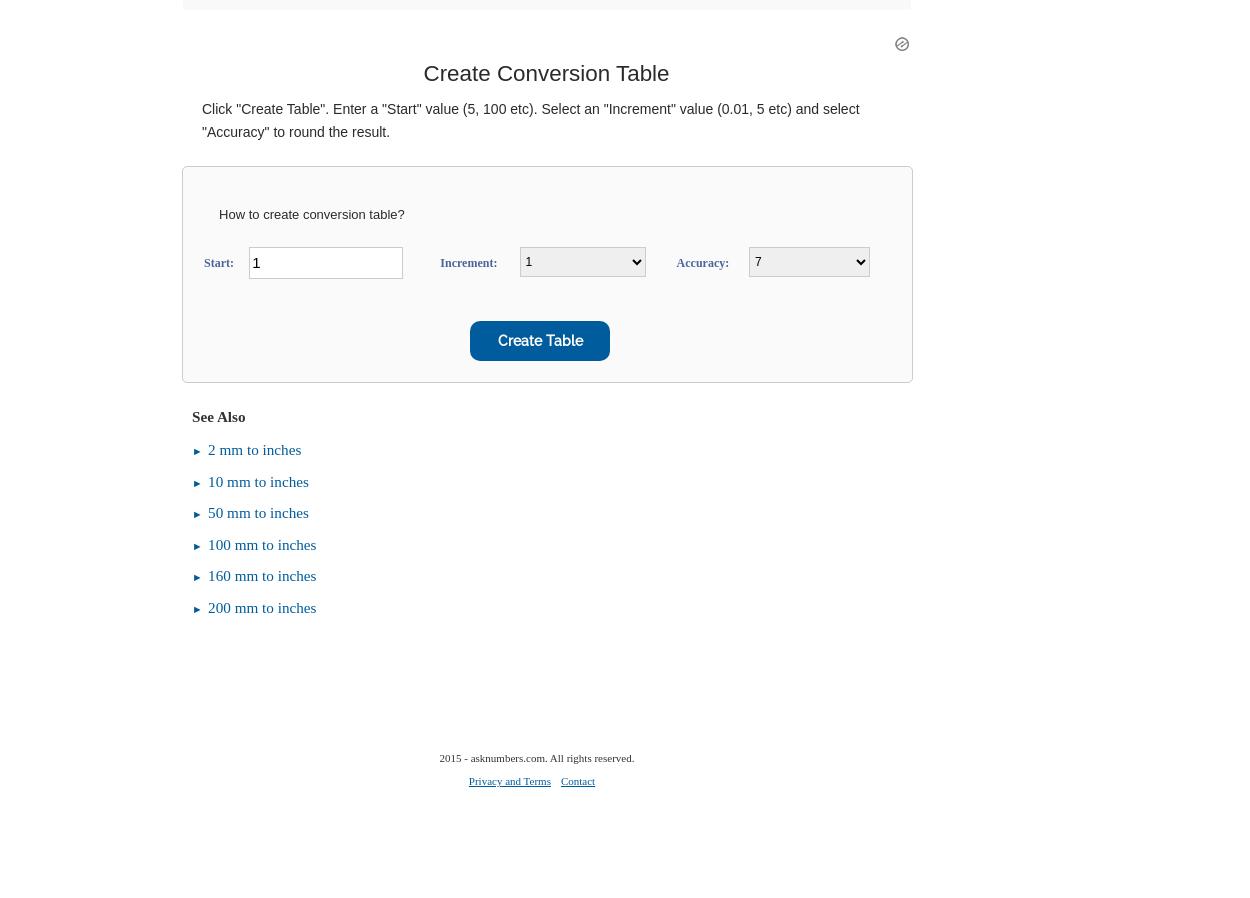  What do you see at coordinates (675, 262) in the screenshot?
I see `'Accuracy:'` at bounding box center [675, 262].